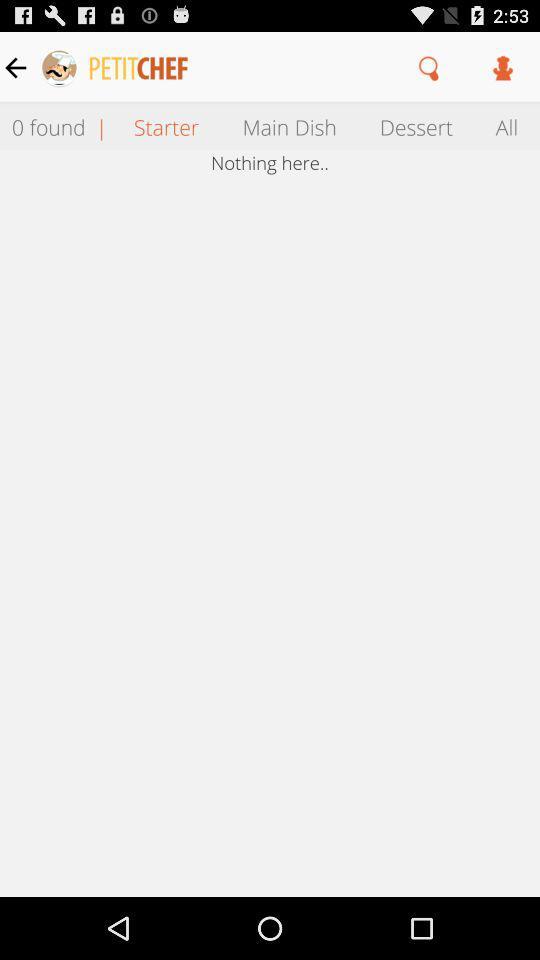  What do you see at coordinates (288, 125) in the screenshot?
I see `the main dish icon` at bounding box center [288, 125].